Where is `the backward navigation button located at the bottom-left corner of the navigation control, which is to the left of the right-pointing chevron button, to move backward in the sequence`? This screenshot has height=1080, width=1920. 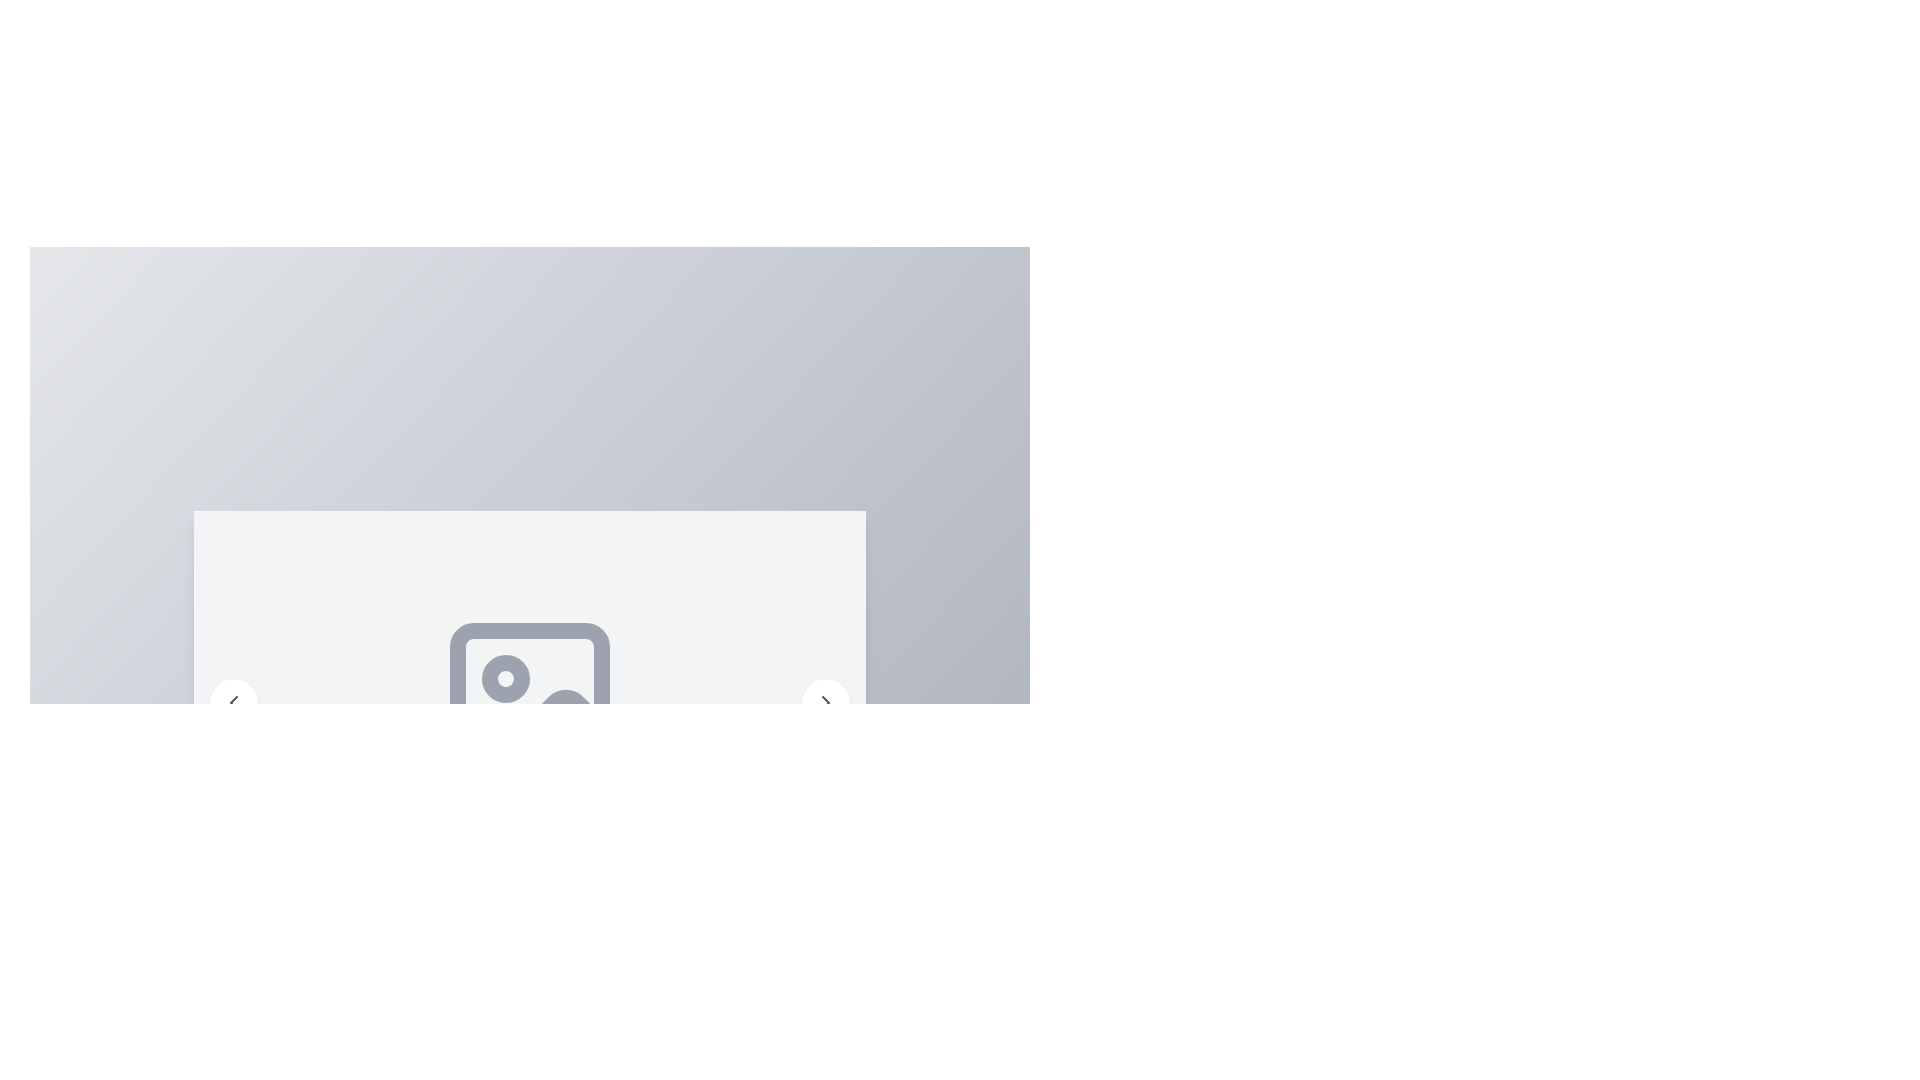
the backward navigation button located at the bottom-left corner of the navigation control, which is to the left of the right-pointing chevron button, to move backward in the sequence is located at coordinates (234, 701).